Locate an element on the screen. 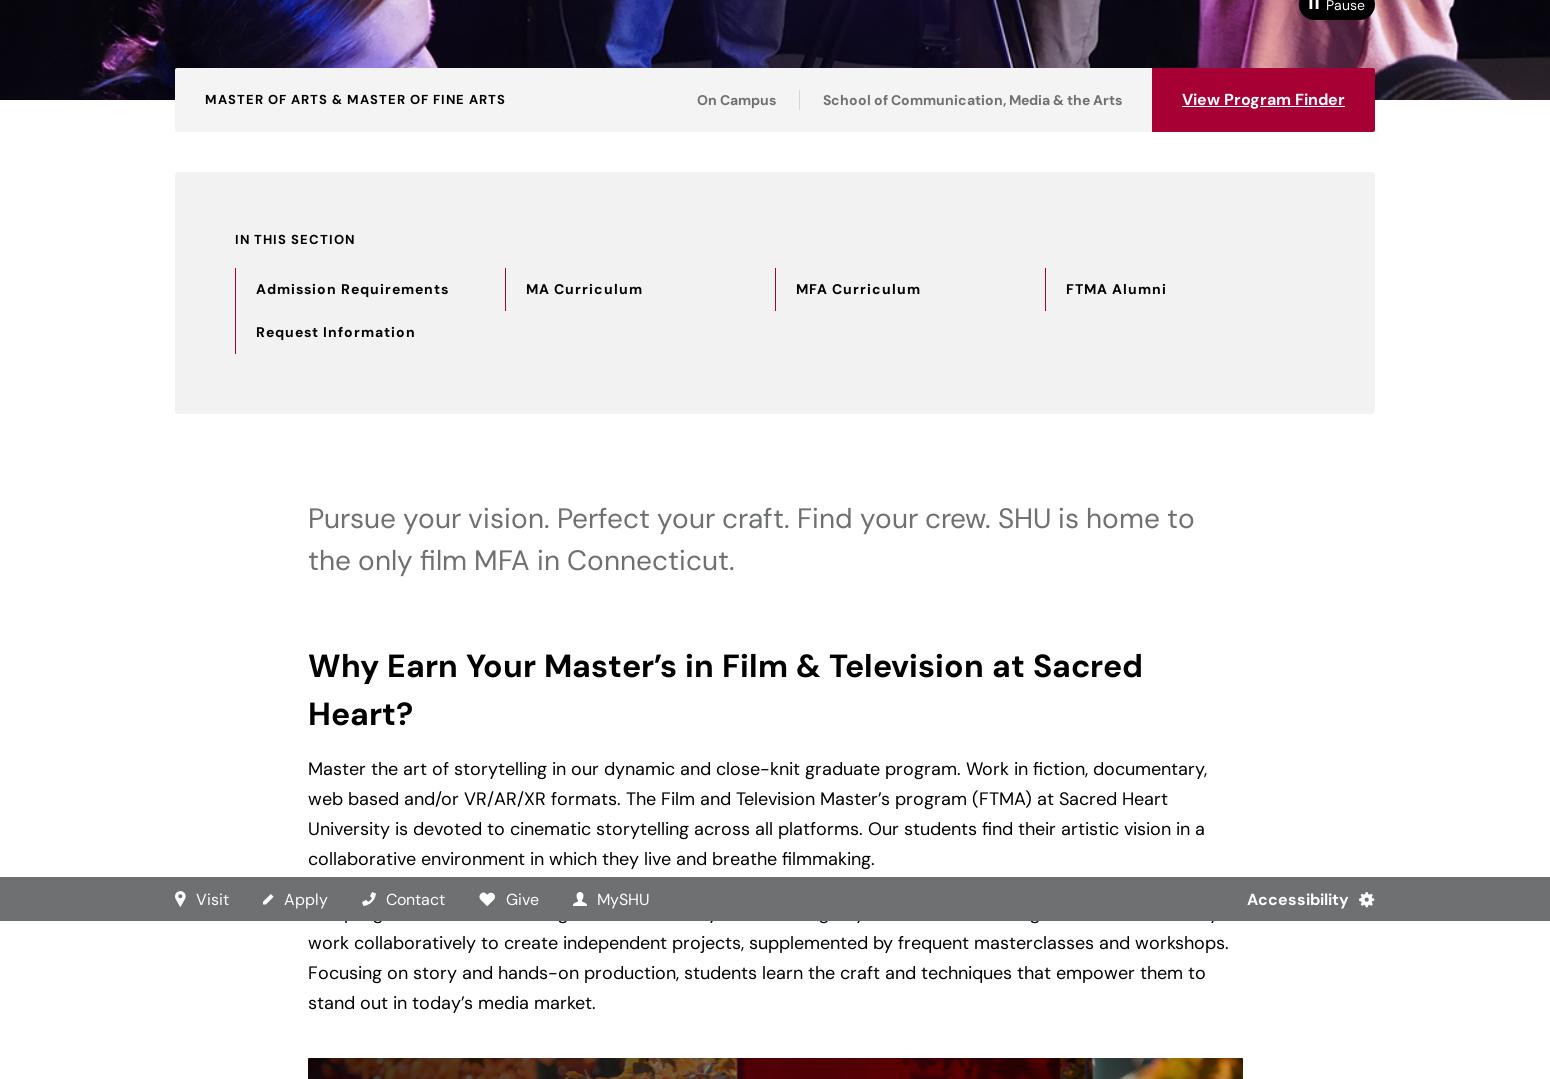 The image size is (1550, 1079). 'The film and television master’s program' is located at coordinates (314, 578).